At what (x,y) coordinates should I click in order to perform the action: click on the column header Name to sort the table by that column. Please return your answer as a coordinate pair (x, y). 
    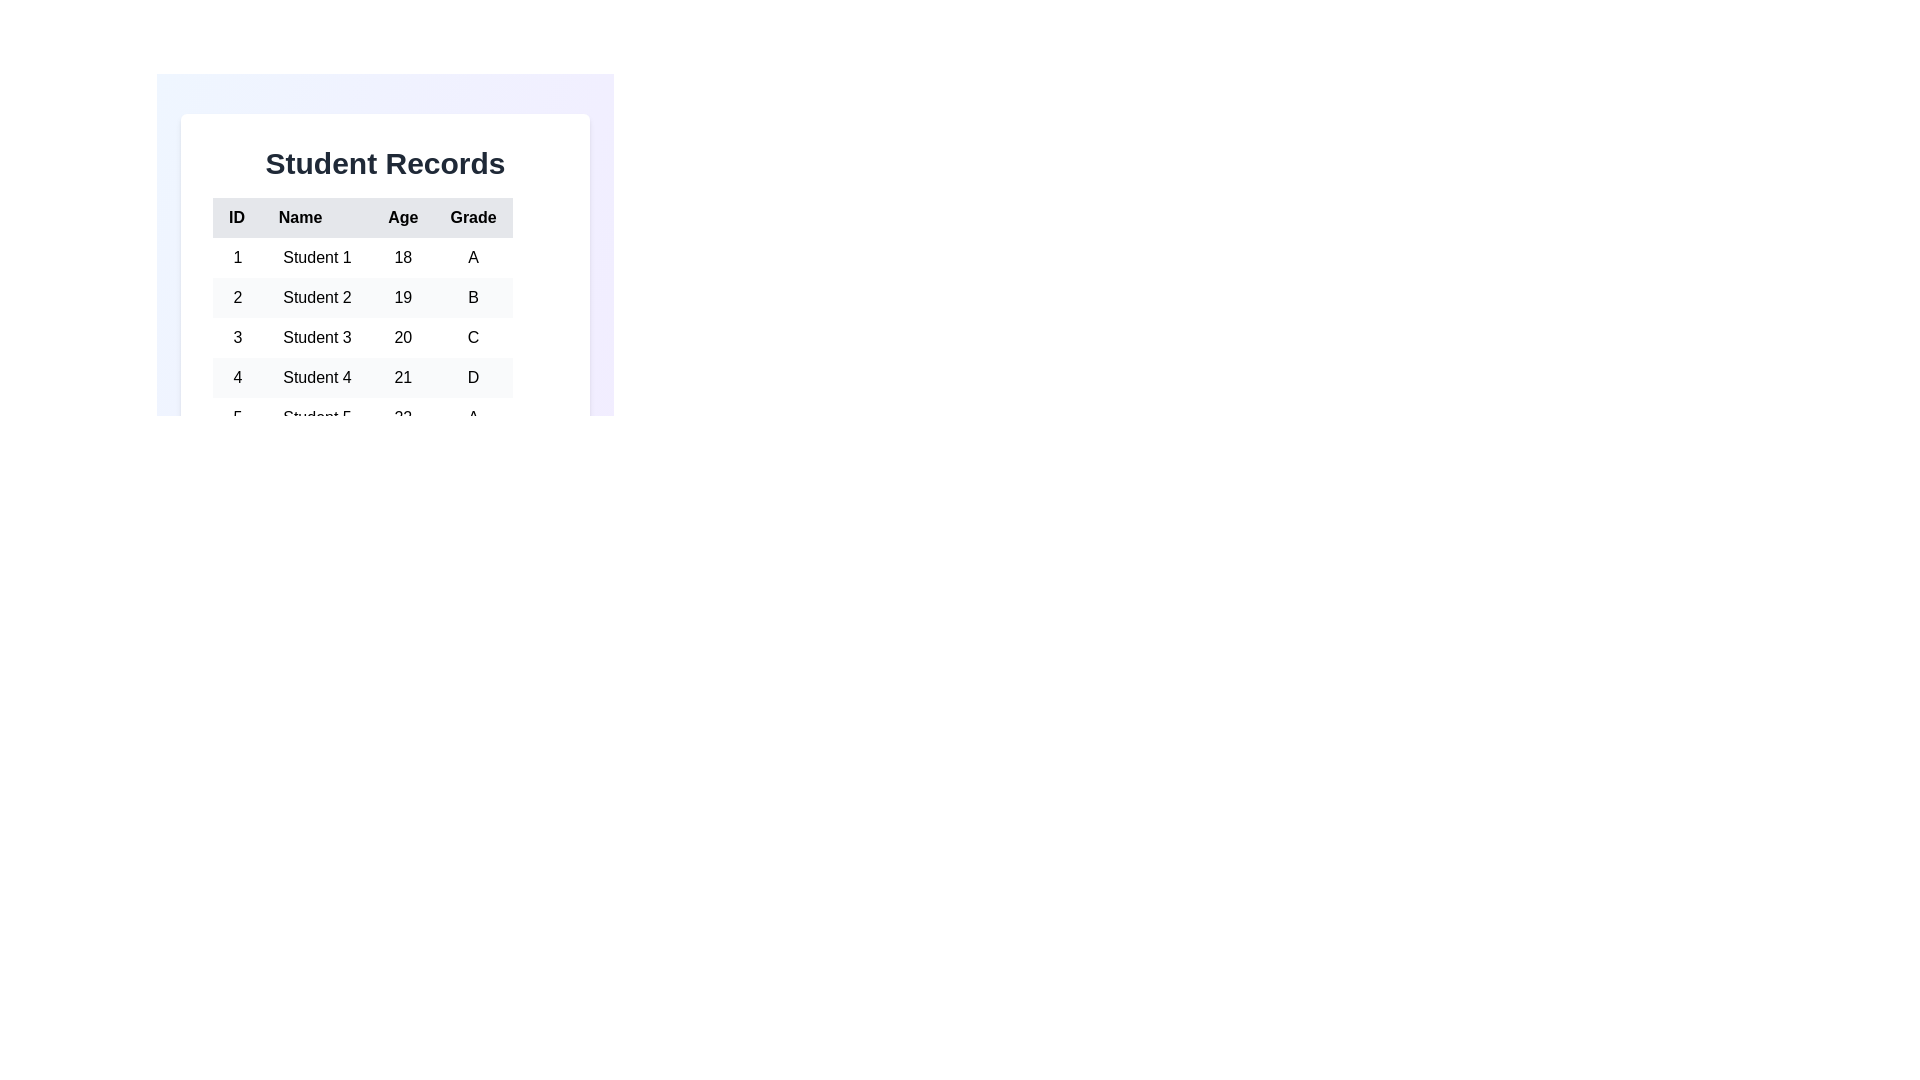
    Looking at the image, I should click on (315, 218).